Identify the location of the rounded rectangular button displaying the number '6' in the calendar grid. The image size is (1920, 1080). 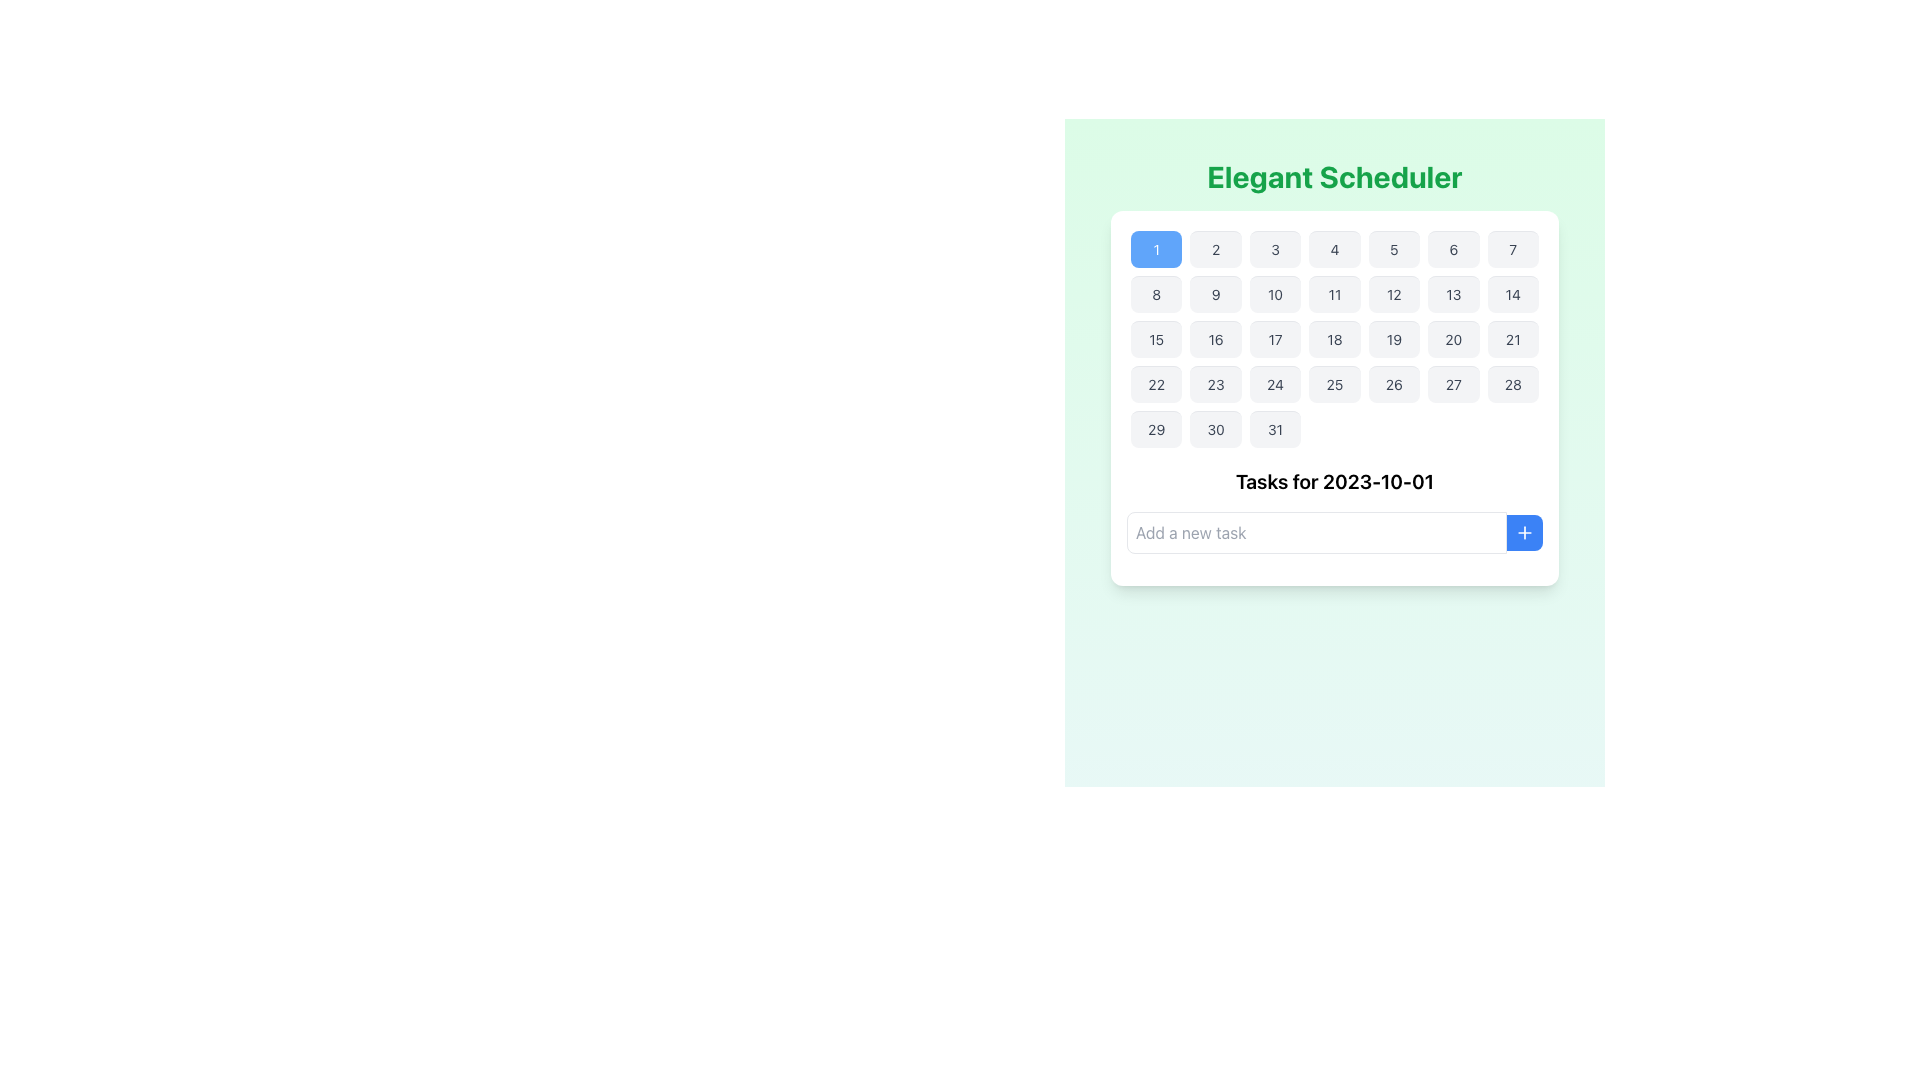
(1453, 248).